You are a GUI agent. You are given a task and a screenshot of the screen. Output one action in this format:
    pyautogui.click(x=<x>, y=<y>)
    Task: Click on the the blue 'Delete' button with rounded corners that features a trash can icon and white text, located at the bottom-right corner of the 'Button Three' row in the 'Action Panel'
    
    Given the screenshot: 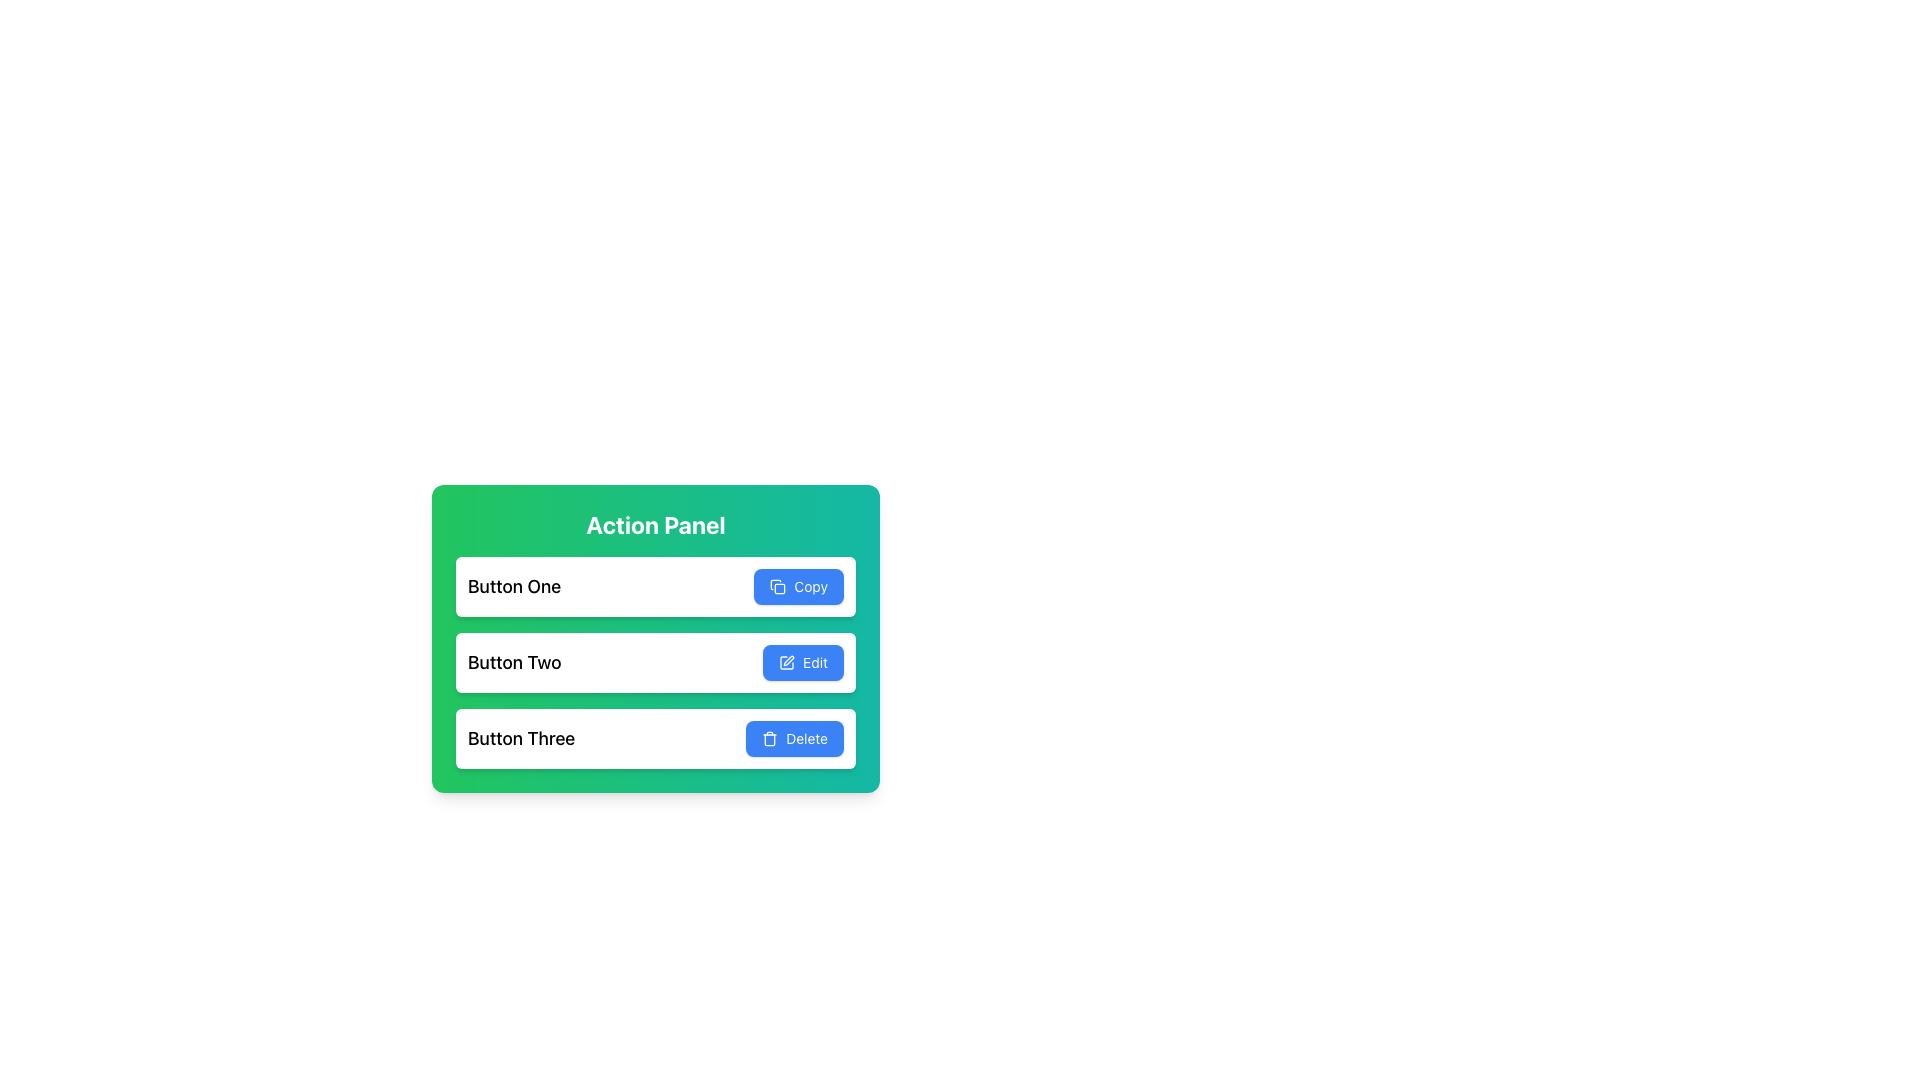 What is the action you would take?
    pyautogui.click(x=794, y=739)
    